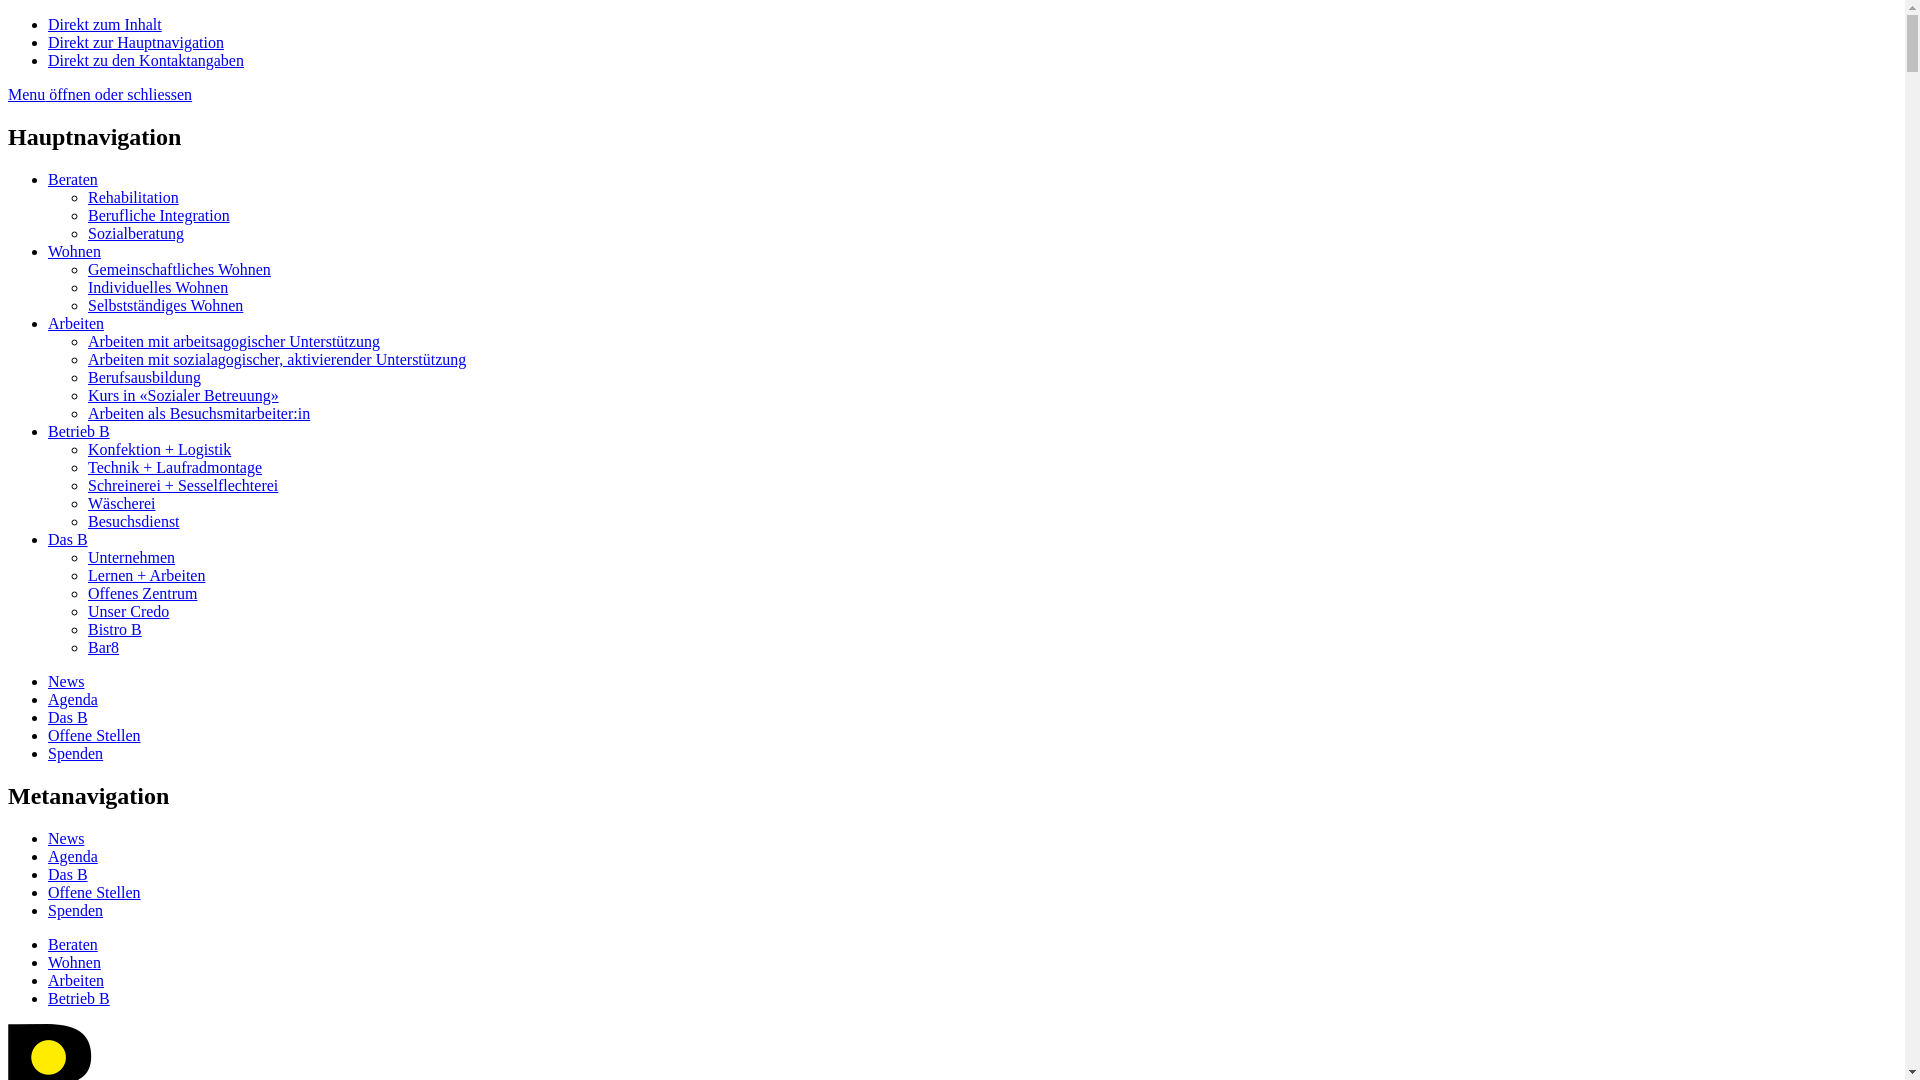  What do you see at coordinates (72, 178) in the screenshot?
I see `'Beraten'` at bounding box center [72, 178].